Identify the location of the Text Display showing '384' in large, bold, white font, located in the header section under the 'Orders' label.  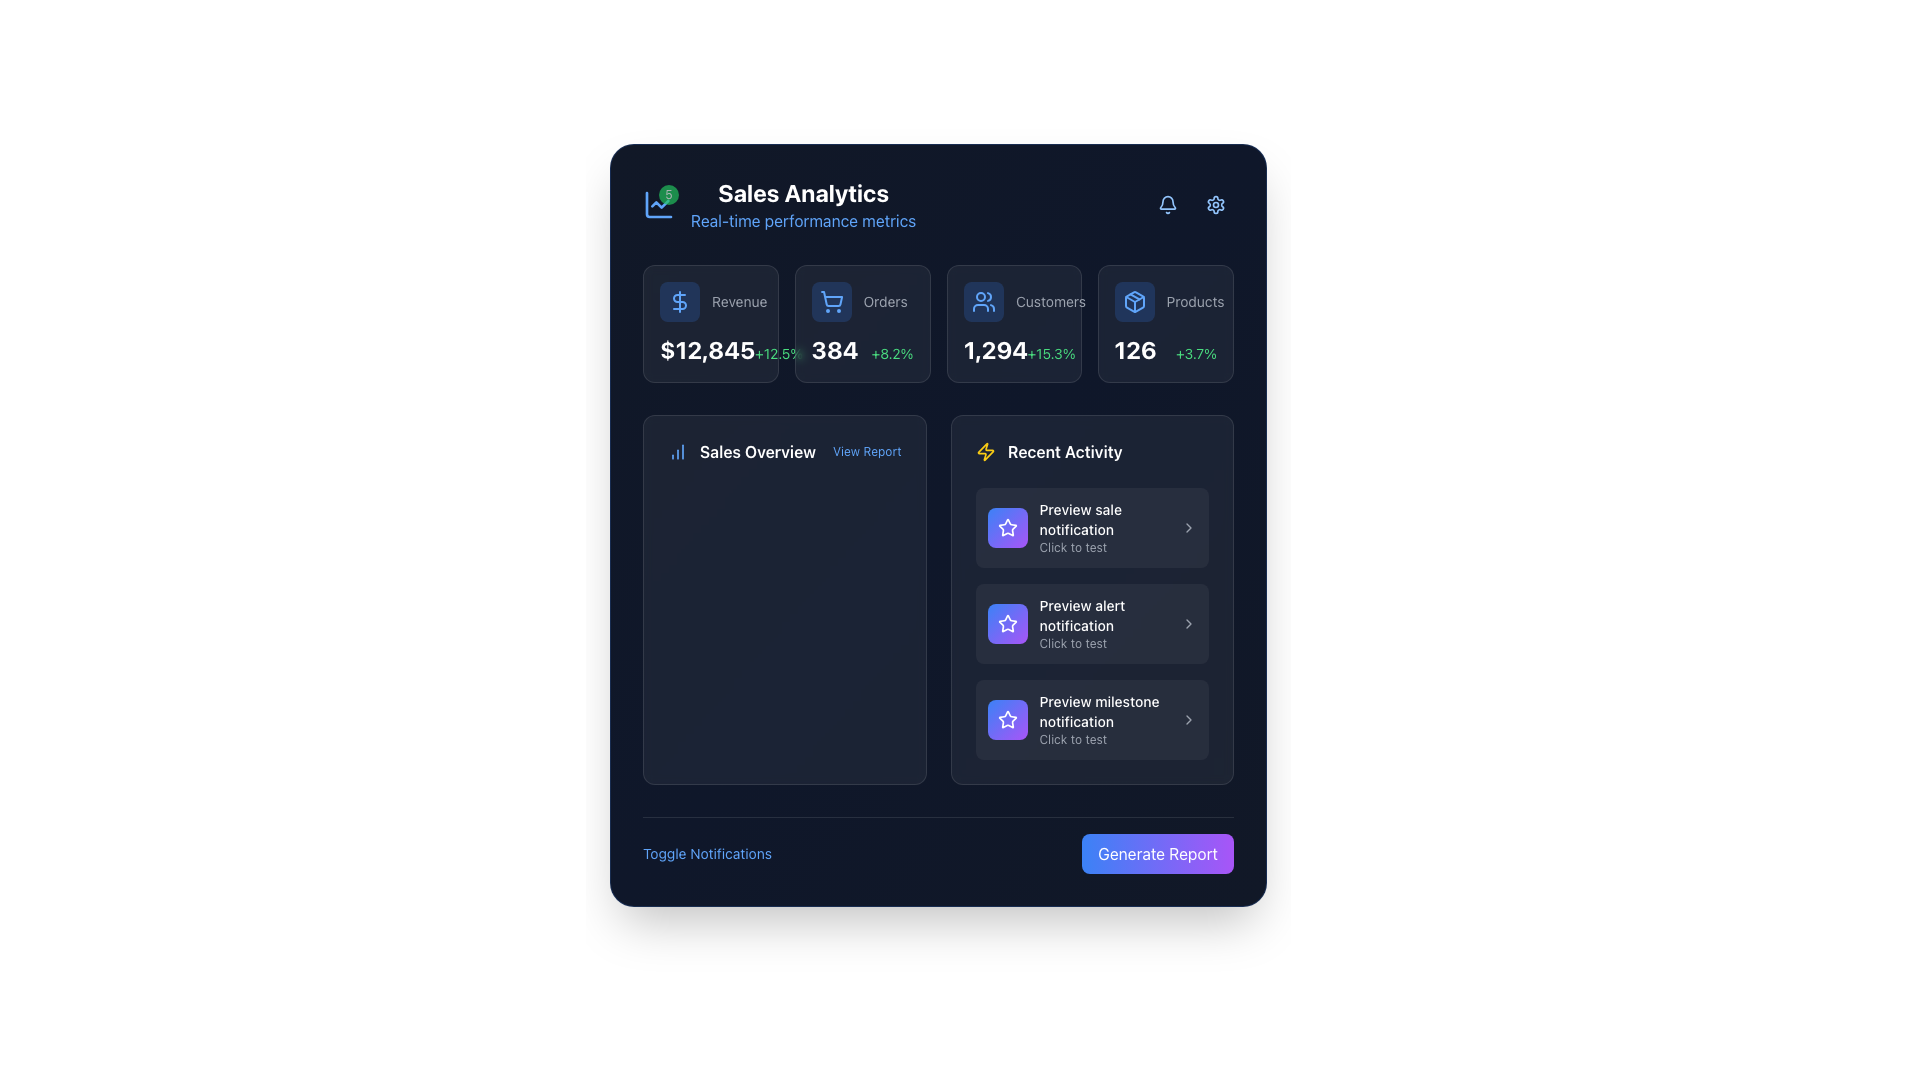
(835, 349).